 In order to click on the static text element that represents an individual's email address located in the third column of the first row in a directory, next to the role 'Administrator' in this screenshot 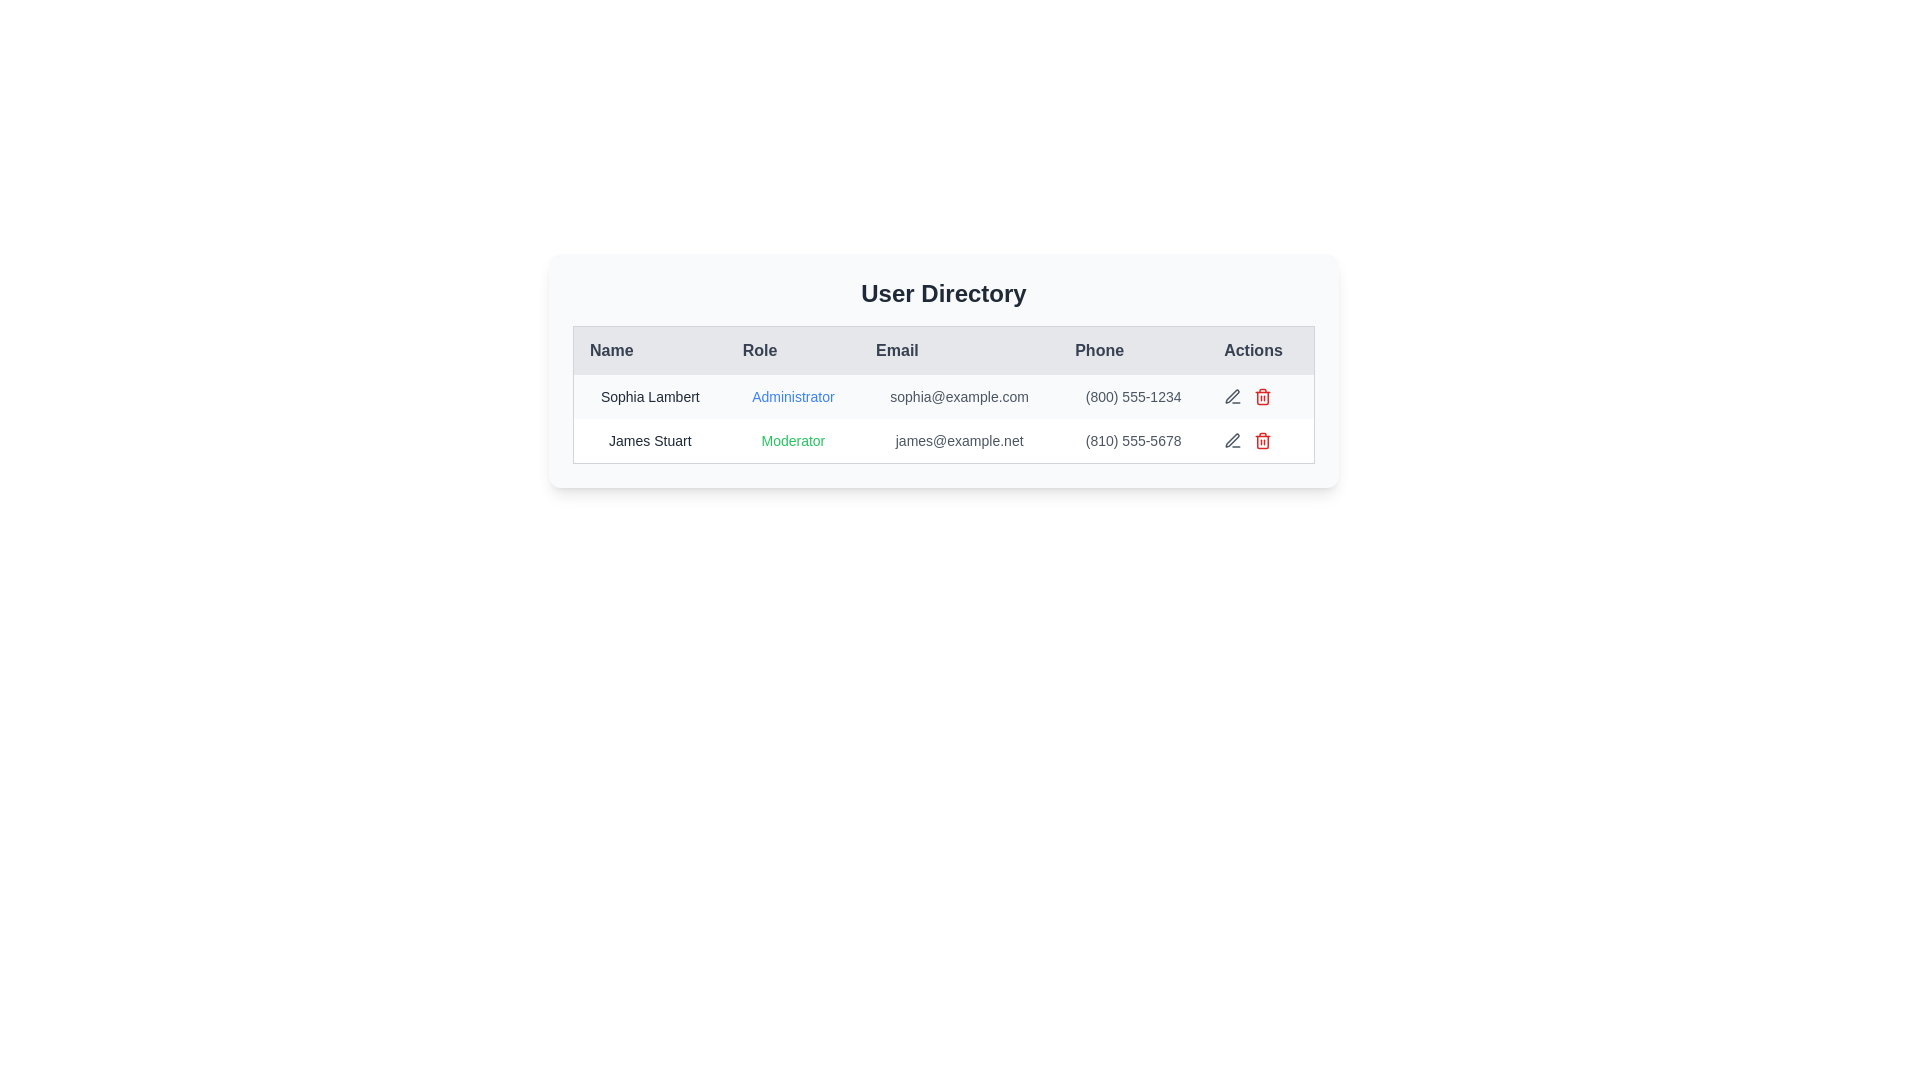, I will do `click(958, 397)`.